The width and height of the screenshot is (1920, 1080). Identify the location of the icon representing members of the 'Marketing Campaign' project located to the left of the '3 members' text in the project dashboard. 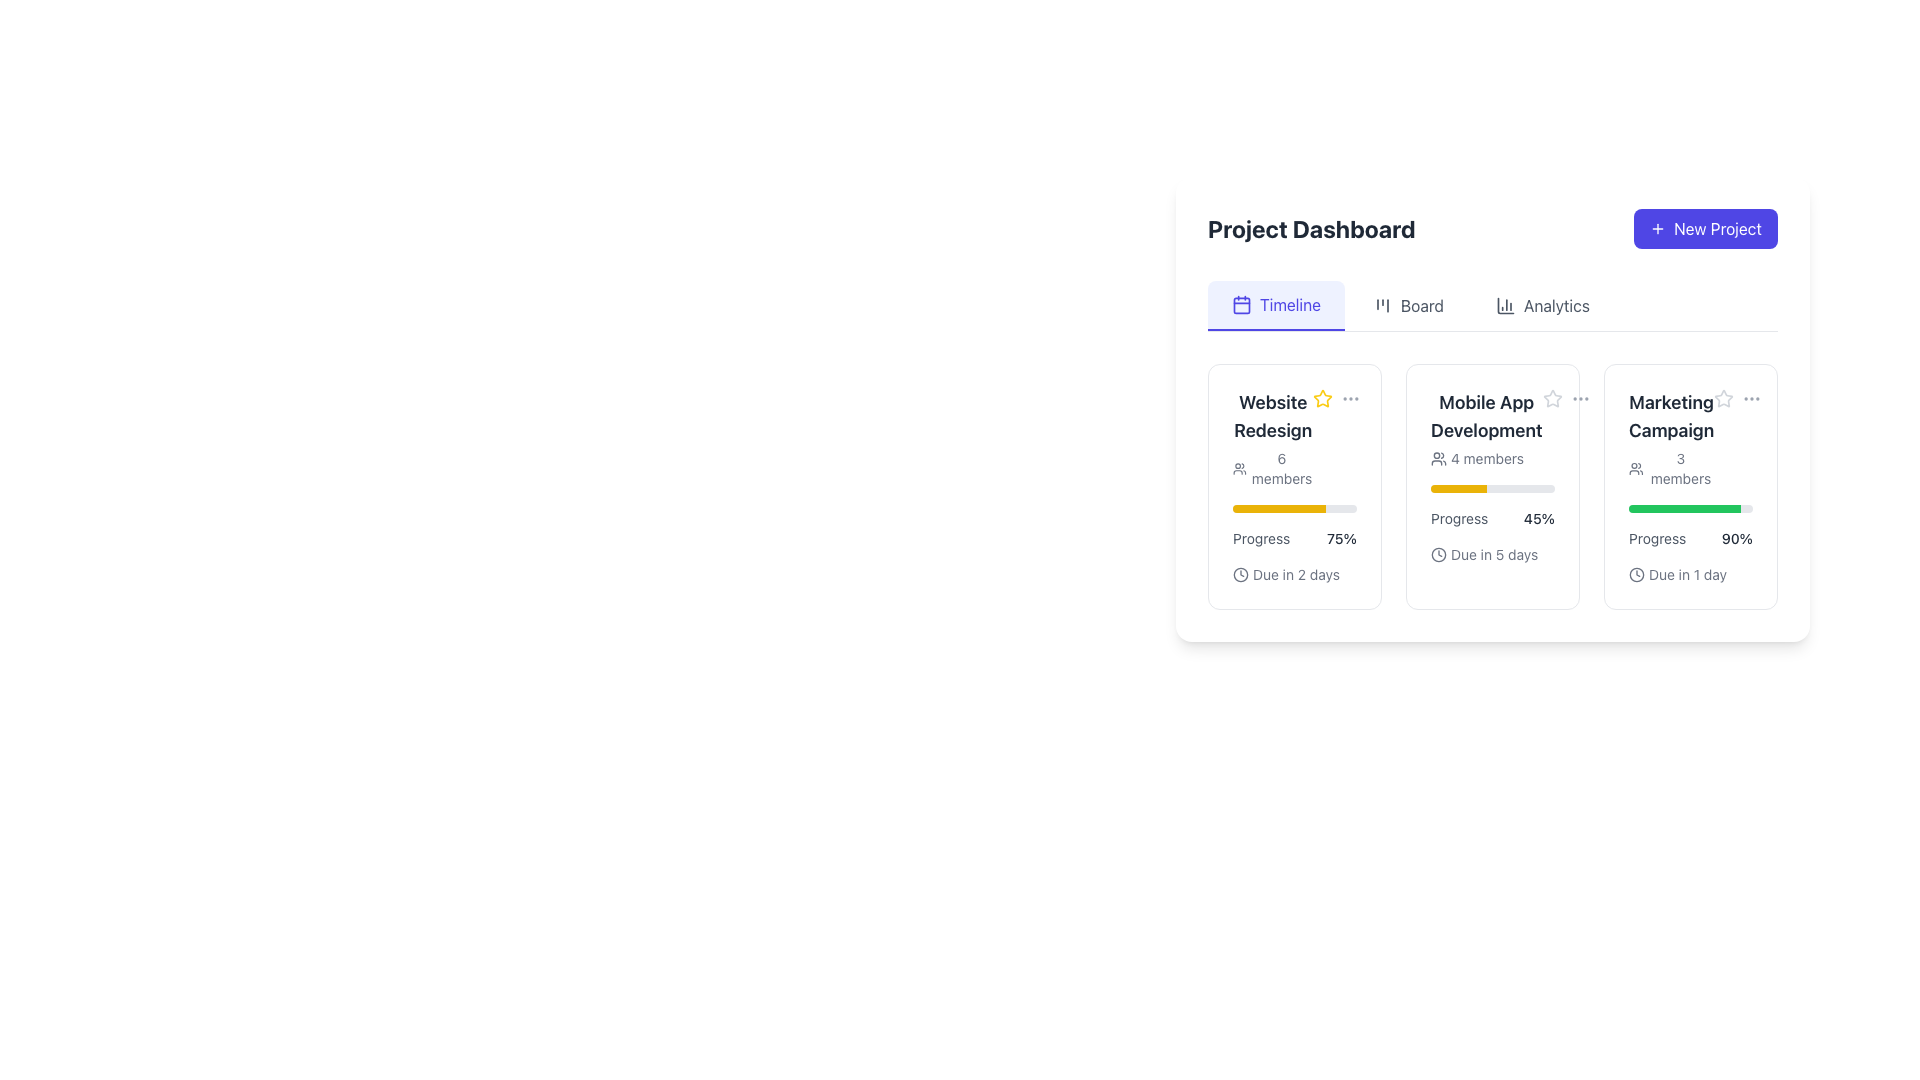
(1636, 469).